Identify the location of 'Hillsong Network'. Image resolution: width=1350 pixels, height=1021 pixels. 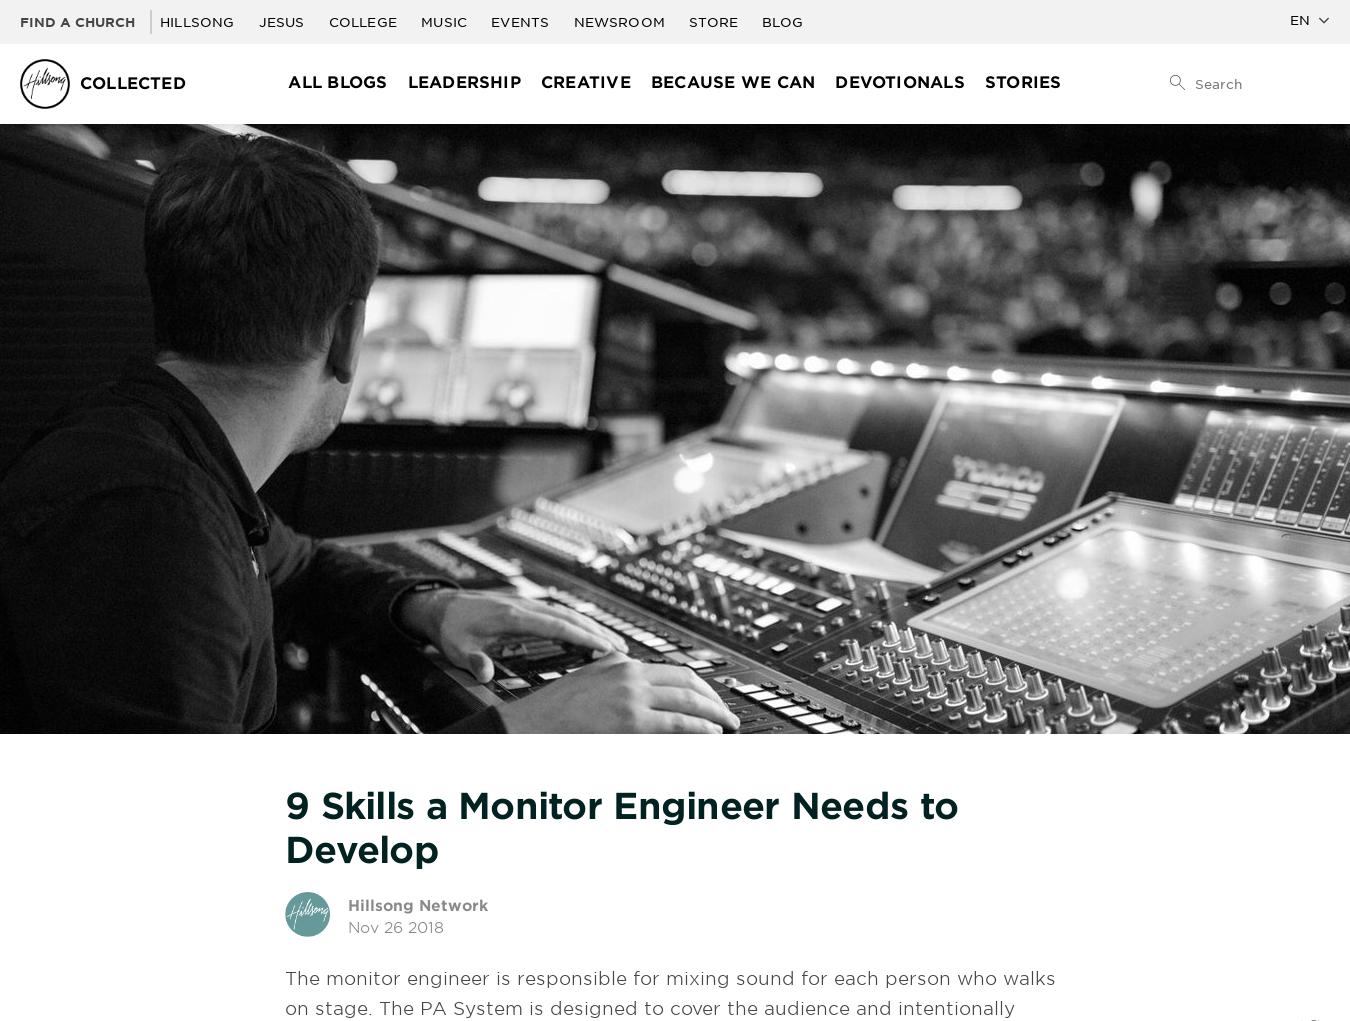
(417, 906).